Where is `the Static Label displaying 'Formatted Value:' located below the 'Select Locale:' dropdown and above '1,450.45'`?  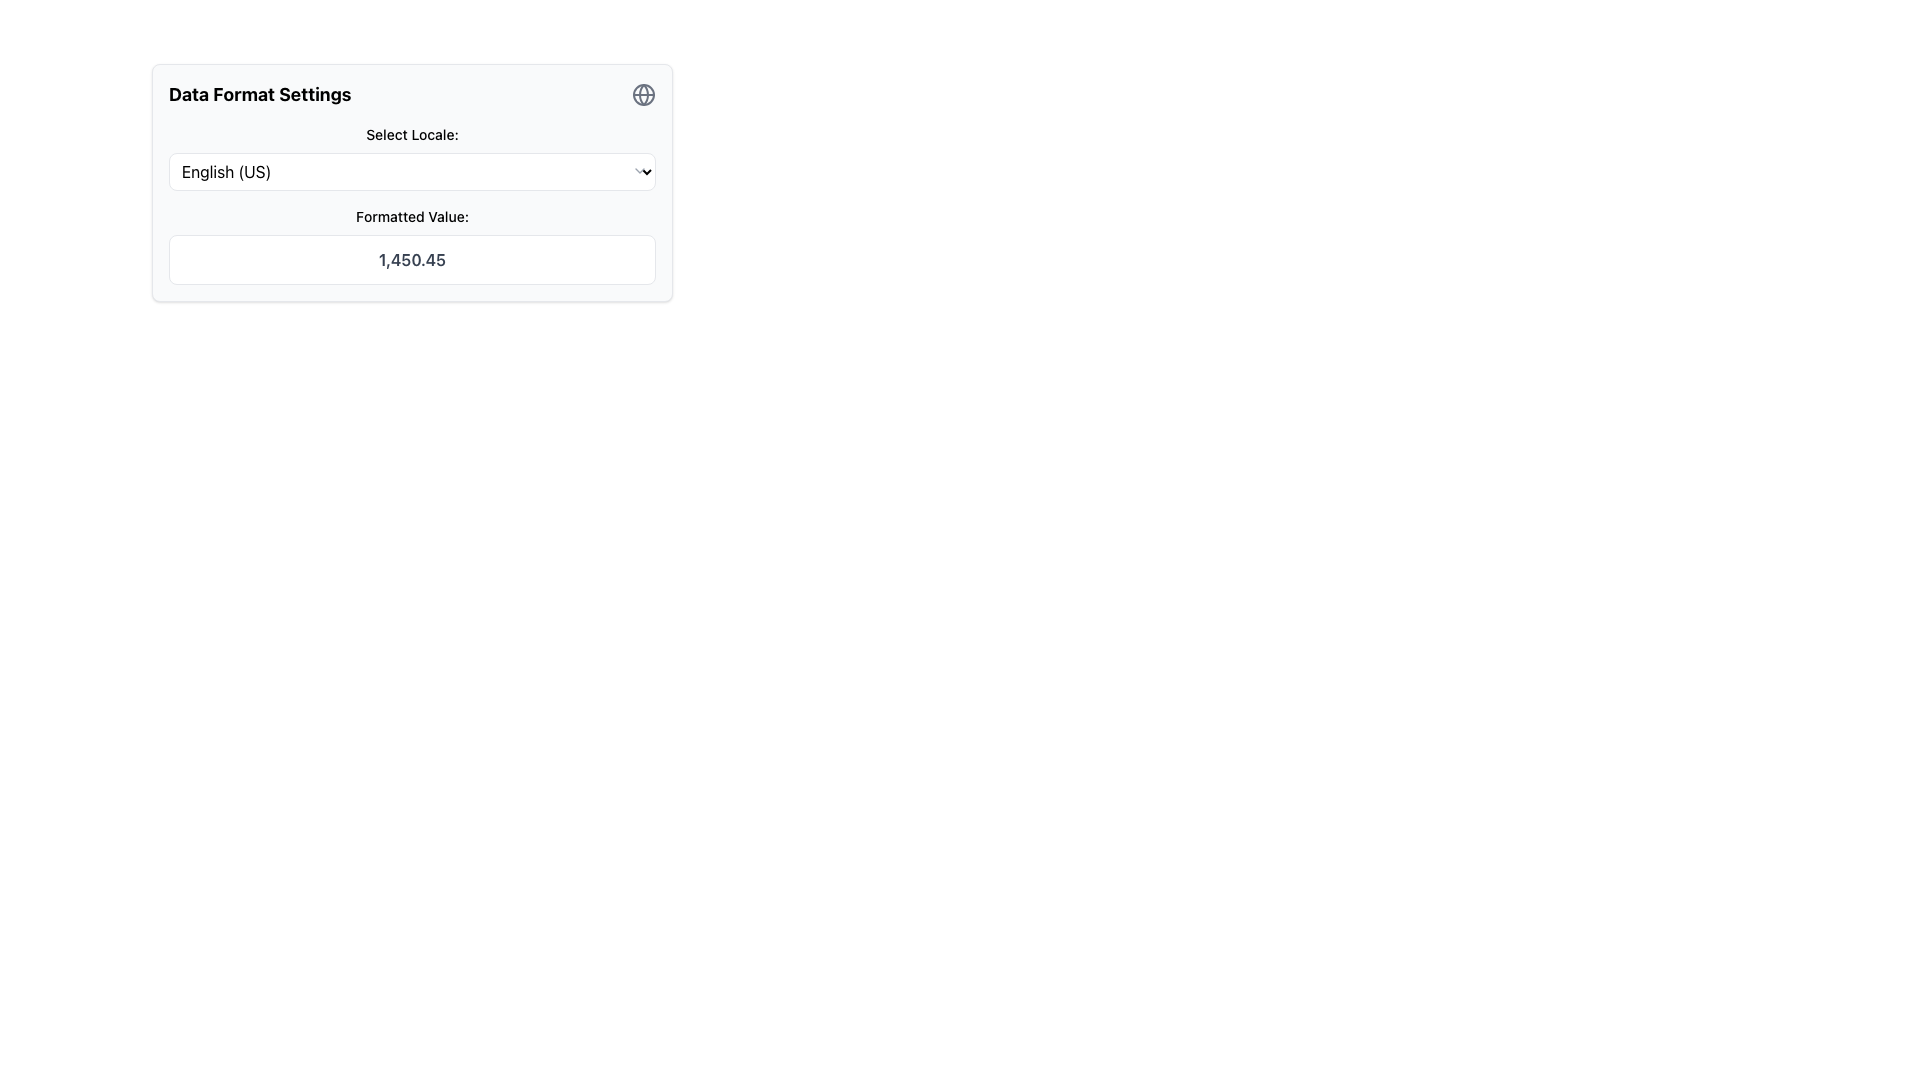
the Static Label displaying 'Formatted Value:' located below the 'Select Locale:' dropdown and above '1,450.45' is located at coordinates (411, 216).